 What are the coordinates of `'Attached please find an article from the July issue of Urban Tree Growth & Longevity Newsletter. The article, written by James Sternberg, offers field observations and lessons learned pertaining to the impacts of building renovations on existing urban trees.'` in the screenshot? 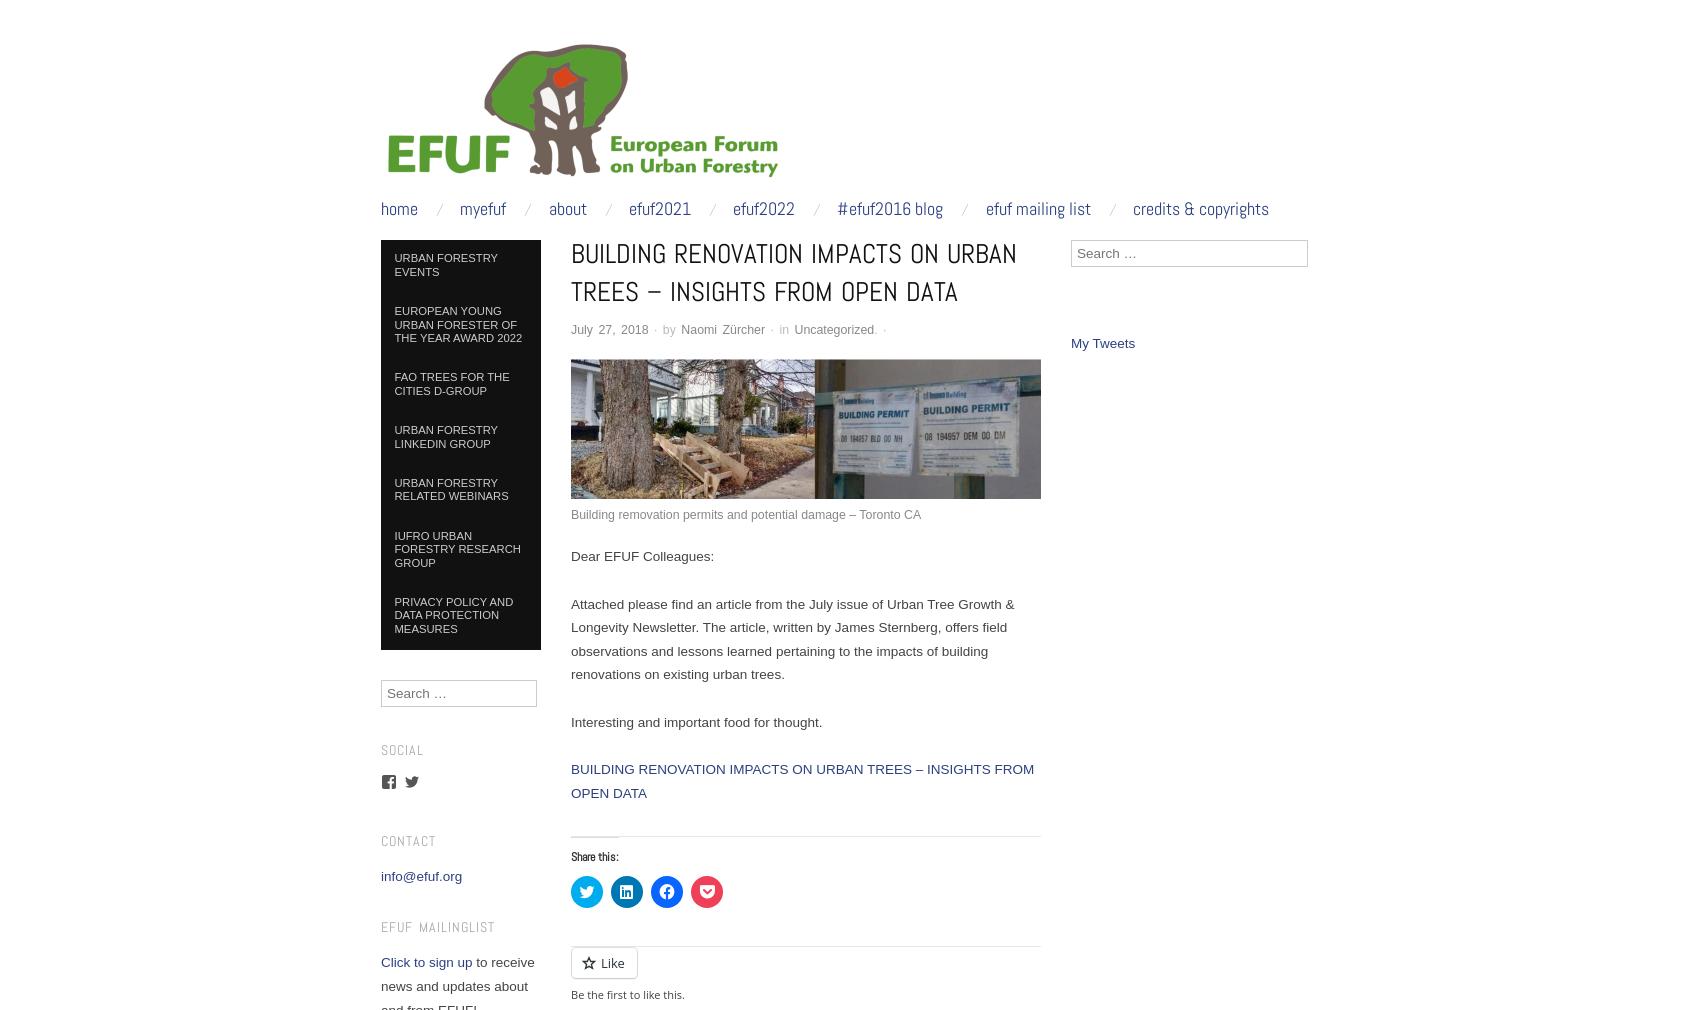 It's located at (791, 638).